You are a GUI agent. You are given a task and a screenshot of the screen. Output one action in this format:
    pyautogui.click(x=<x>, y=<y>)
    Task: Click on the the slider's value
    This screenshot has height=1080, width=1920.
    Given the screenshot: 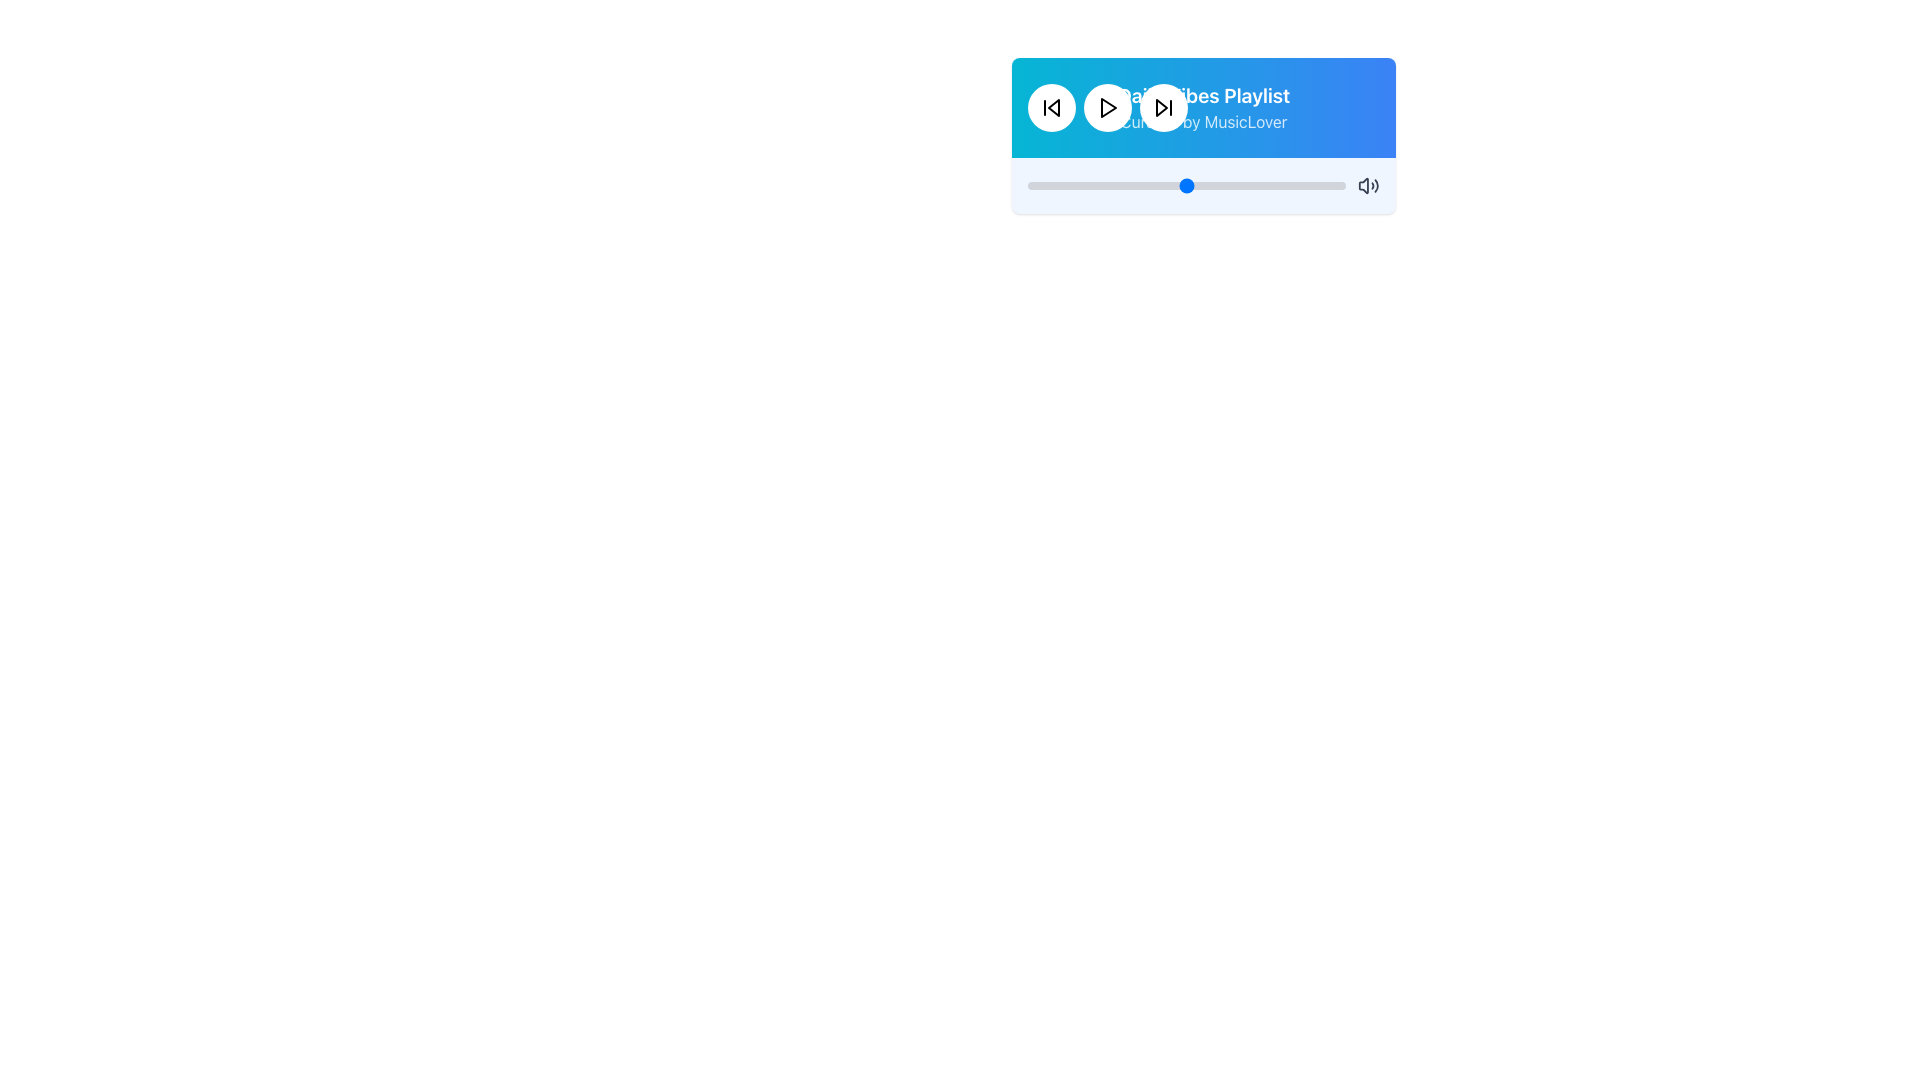 What is the action you would take?
    pyautogui.click(x=1221, y=181)
    